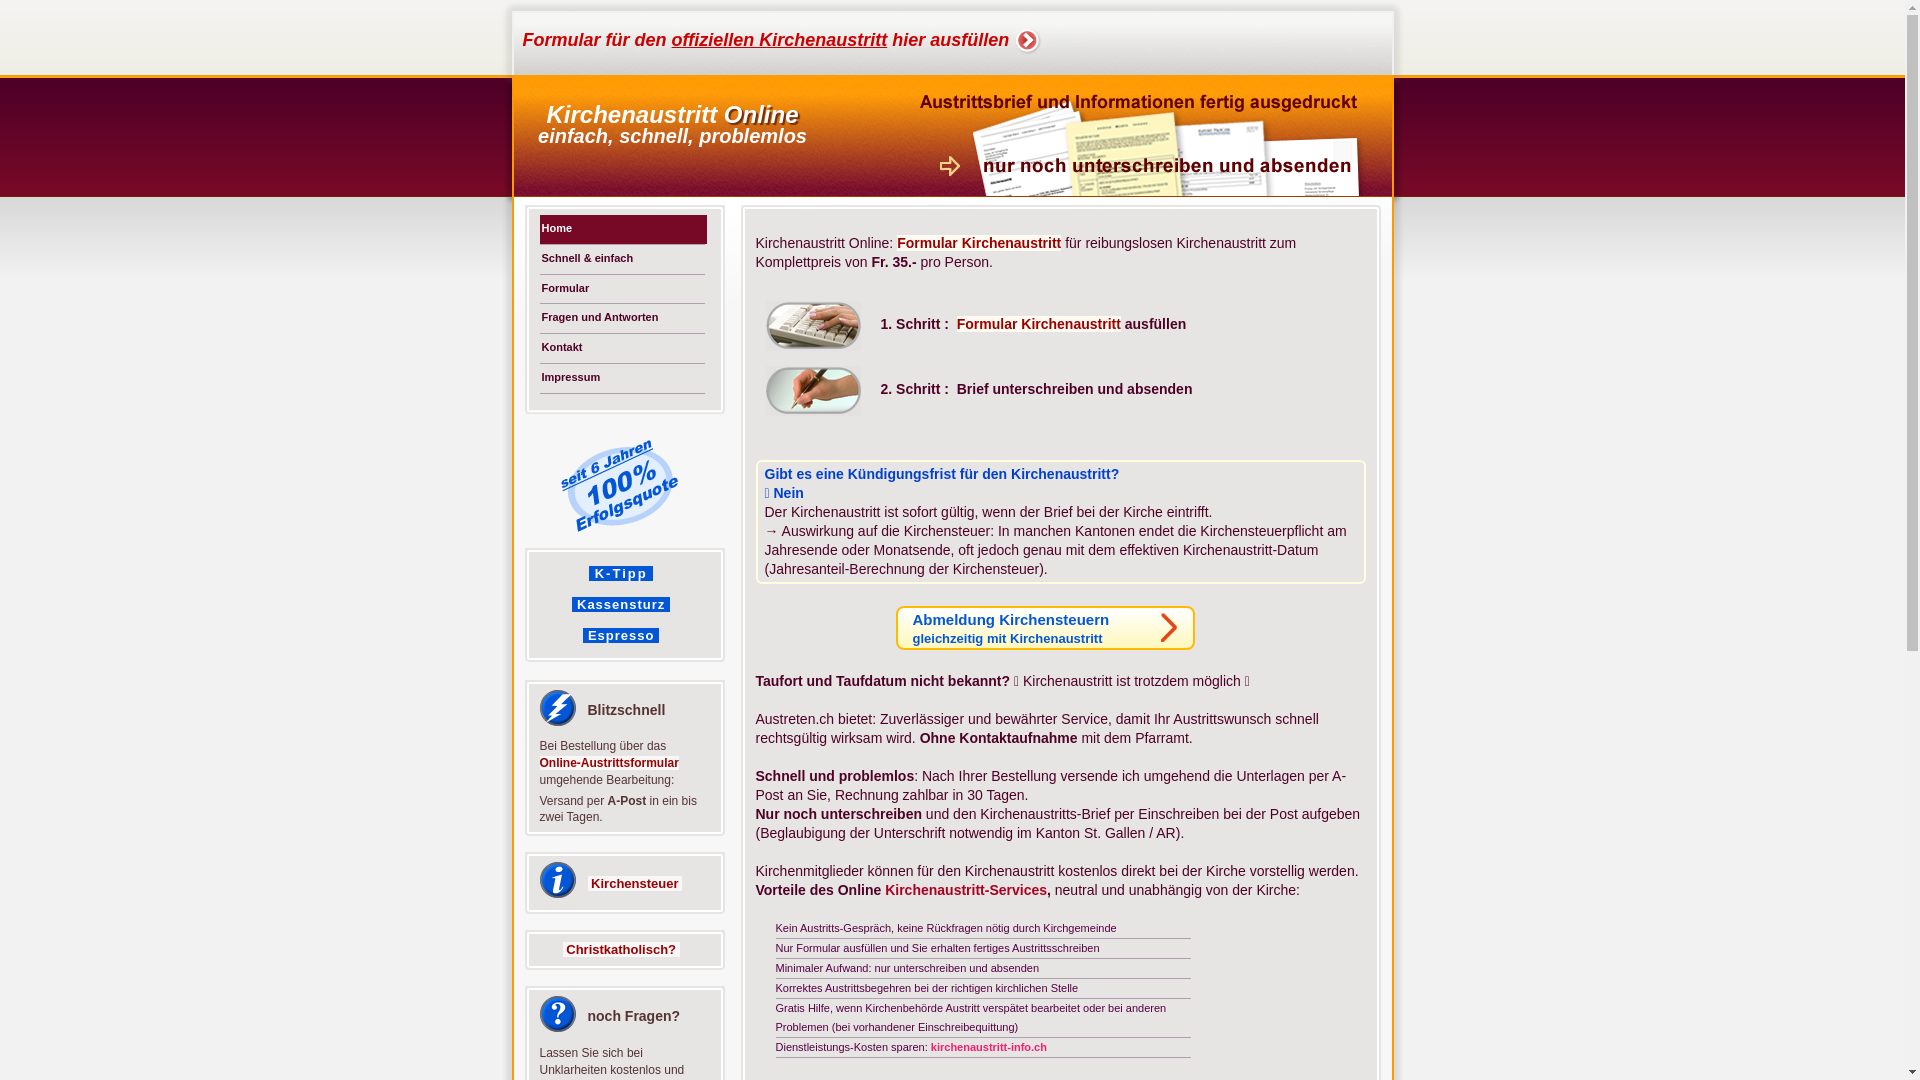 The image size is (1920, 1080). Describe the element at coordinates (622, 288) in the screenshot. I see `'Formular'` at that location.